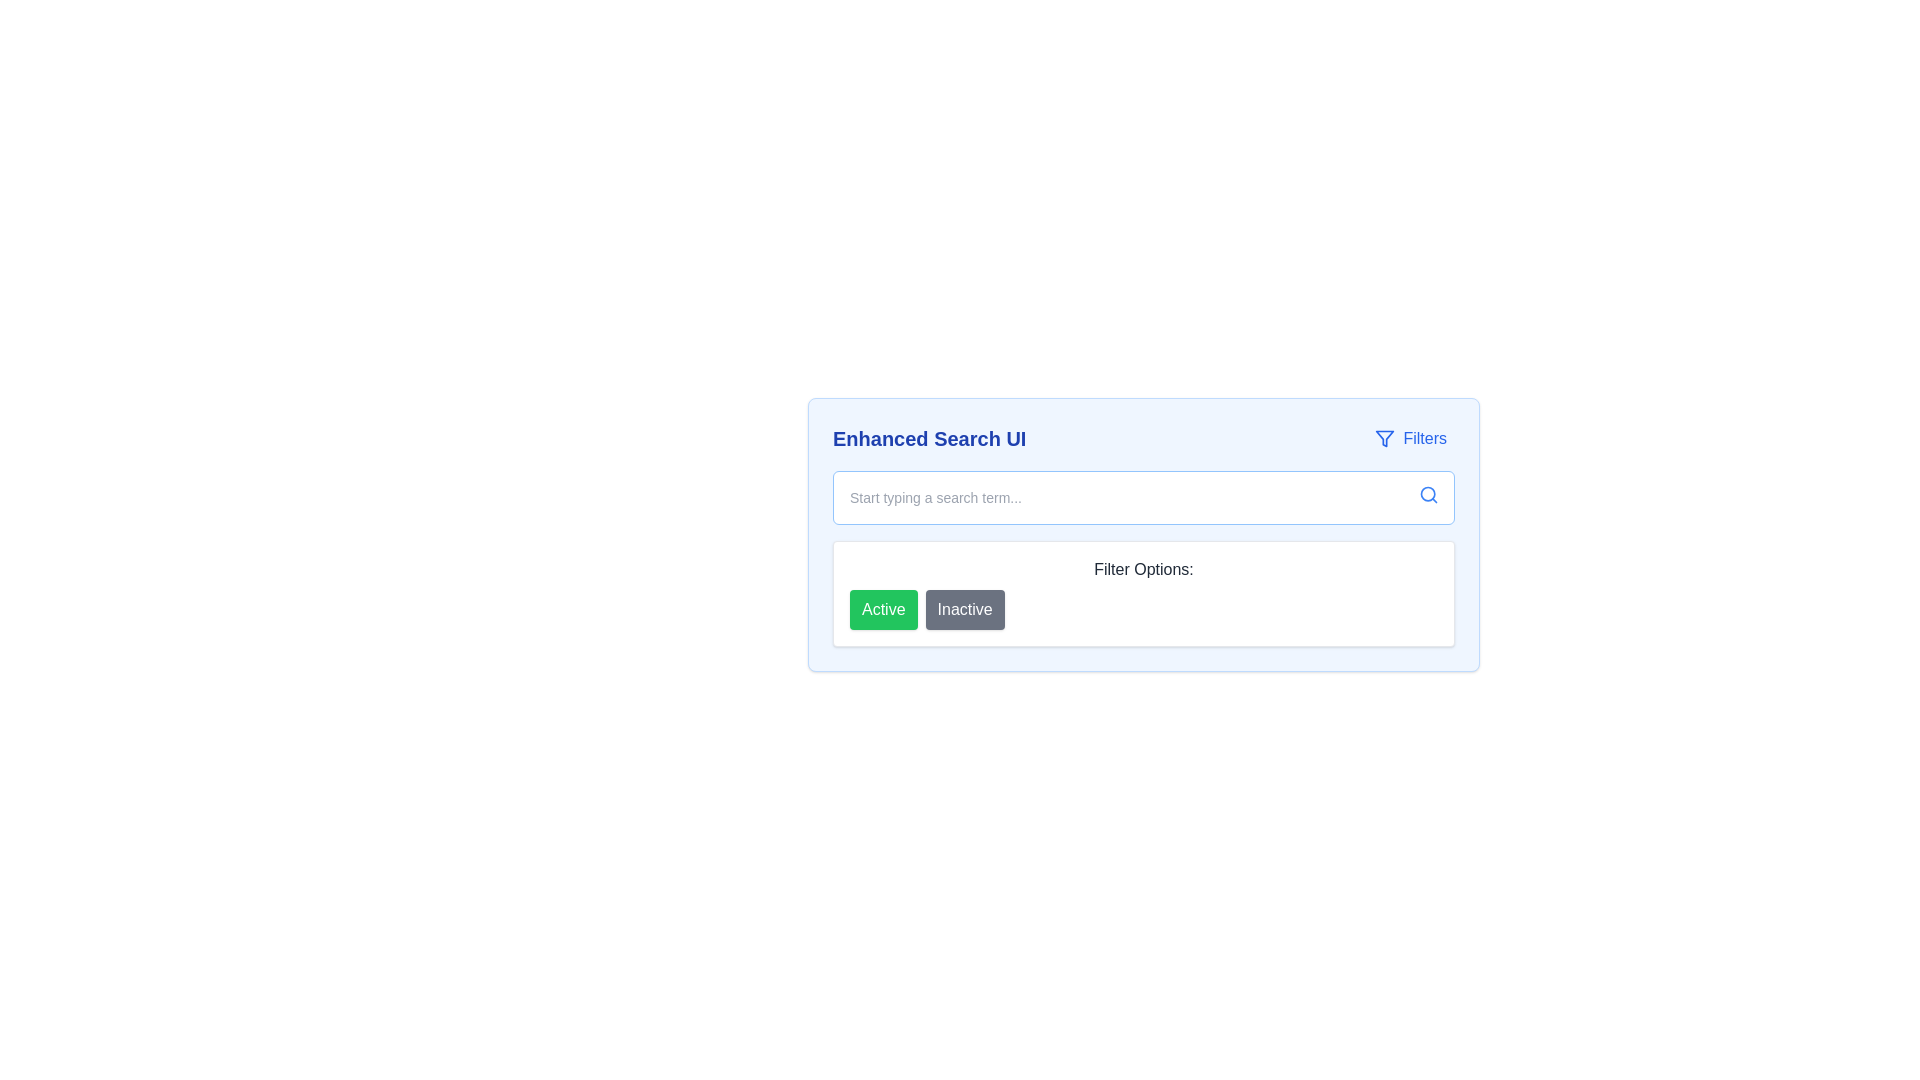 Image resolution: width=1920 pixels, height=1080 pixels. I want to click on the magnifying glass icon representing the search function, which is located on the far right side inside the search bar, so click(1428, 494).